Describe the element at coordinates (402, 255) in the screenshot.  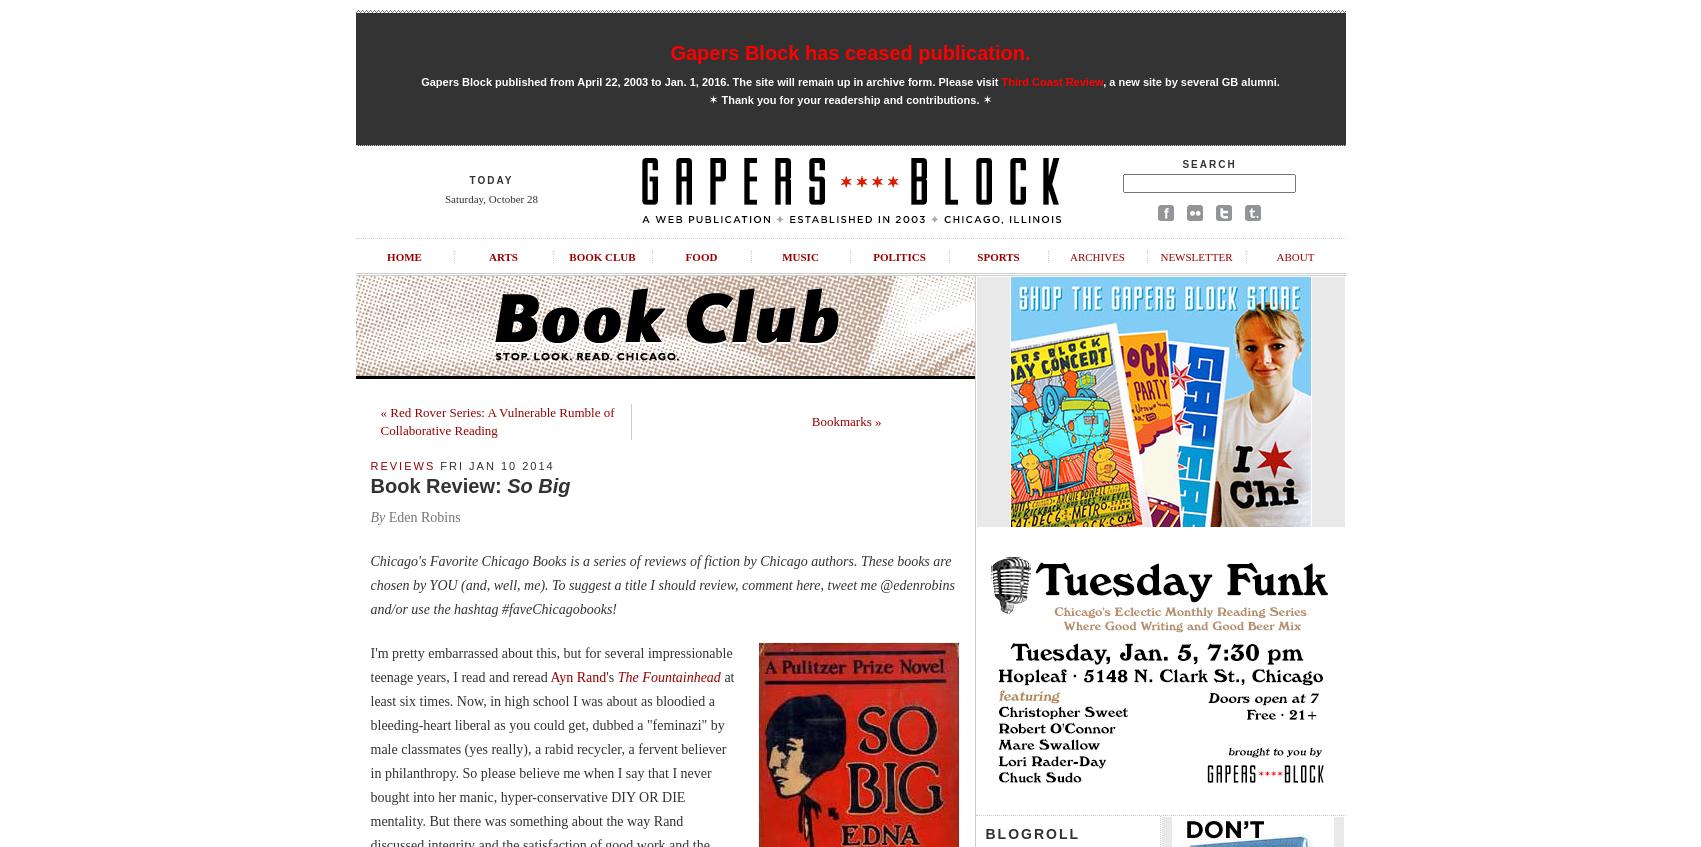
I see `'Home'` at that location.